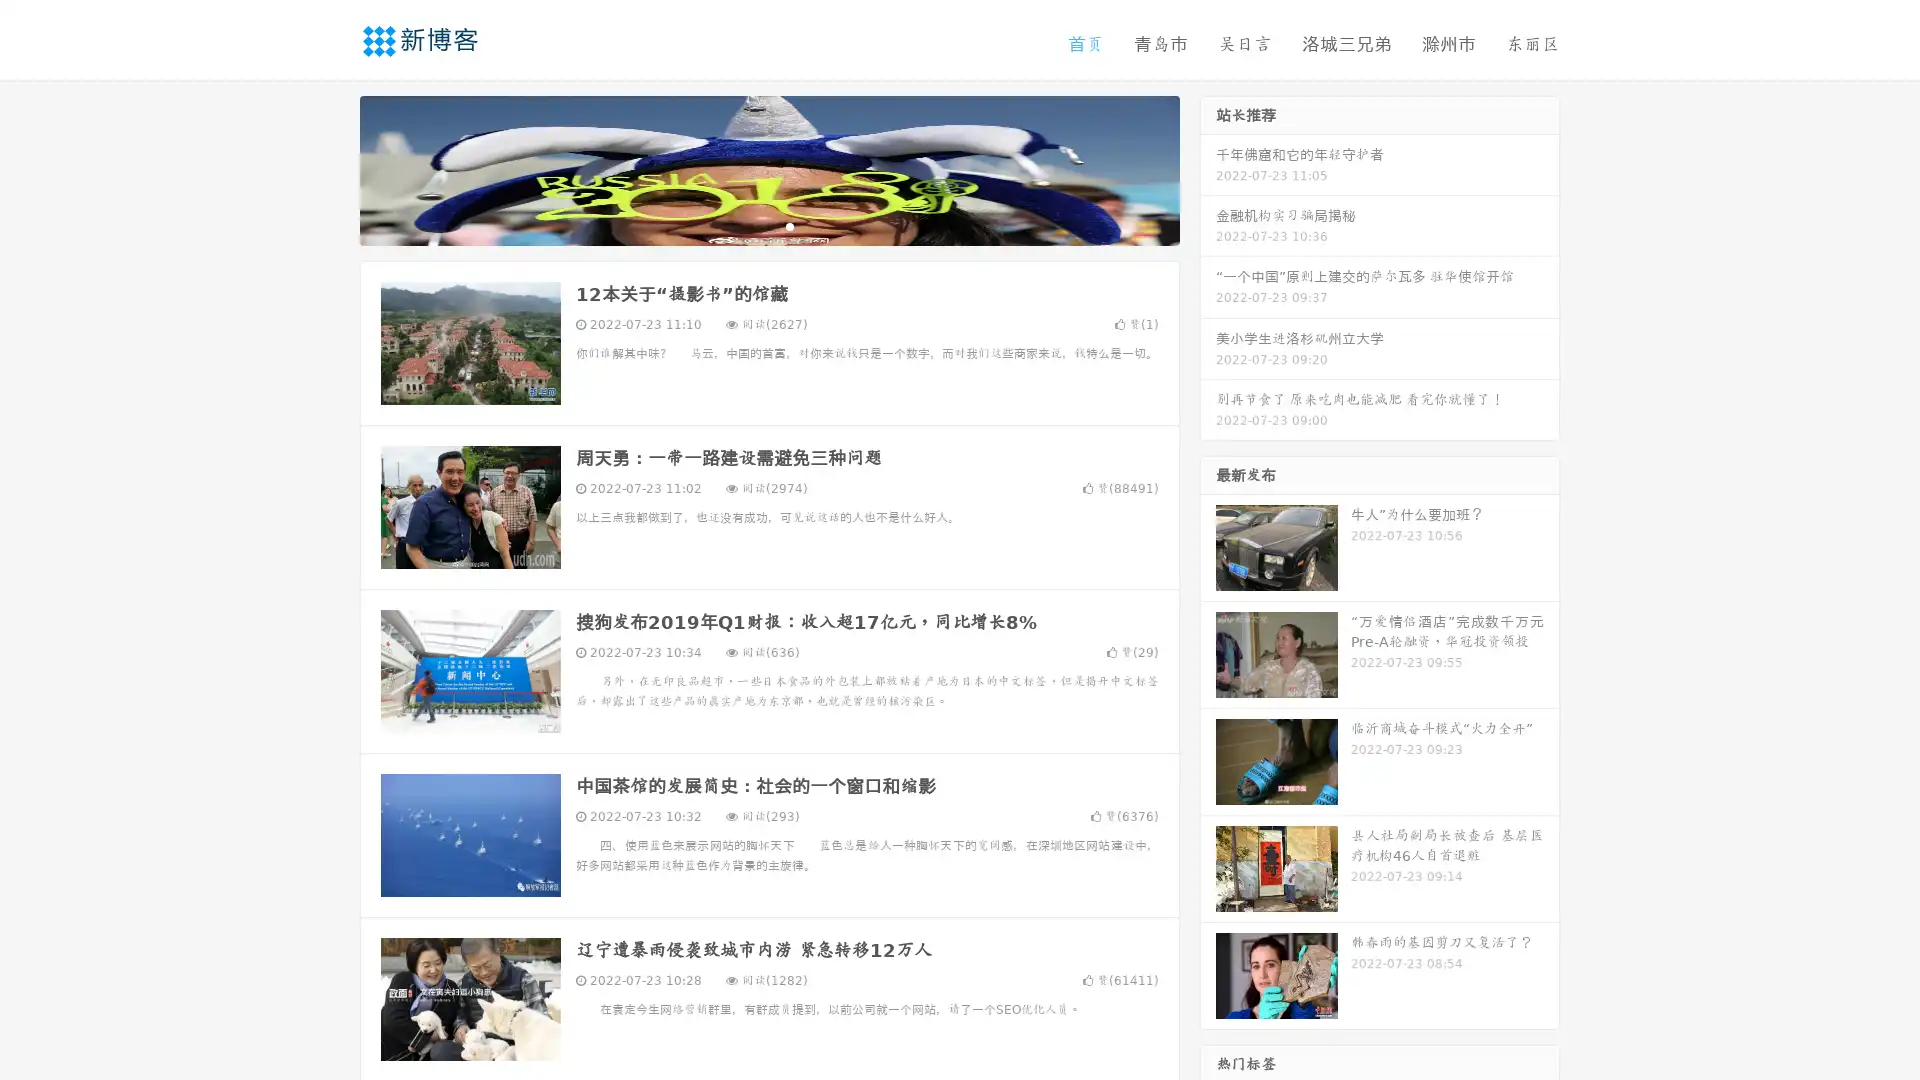 The width and height of the screenshot is (1920, 1080). What do you see at coordinates (748, 225) in the screenshot?
I see `Go to slide 1` at bounding box center [748, 225].